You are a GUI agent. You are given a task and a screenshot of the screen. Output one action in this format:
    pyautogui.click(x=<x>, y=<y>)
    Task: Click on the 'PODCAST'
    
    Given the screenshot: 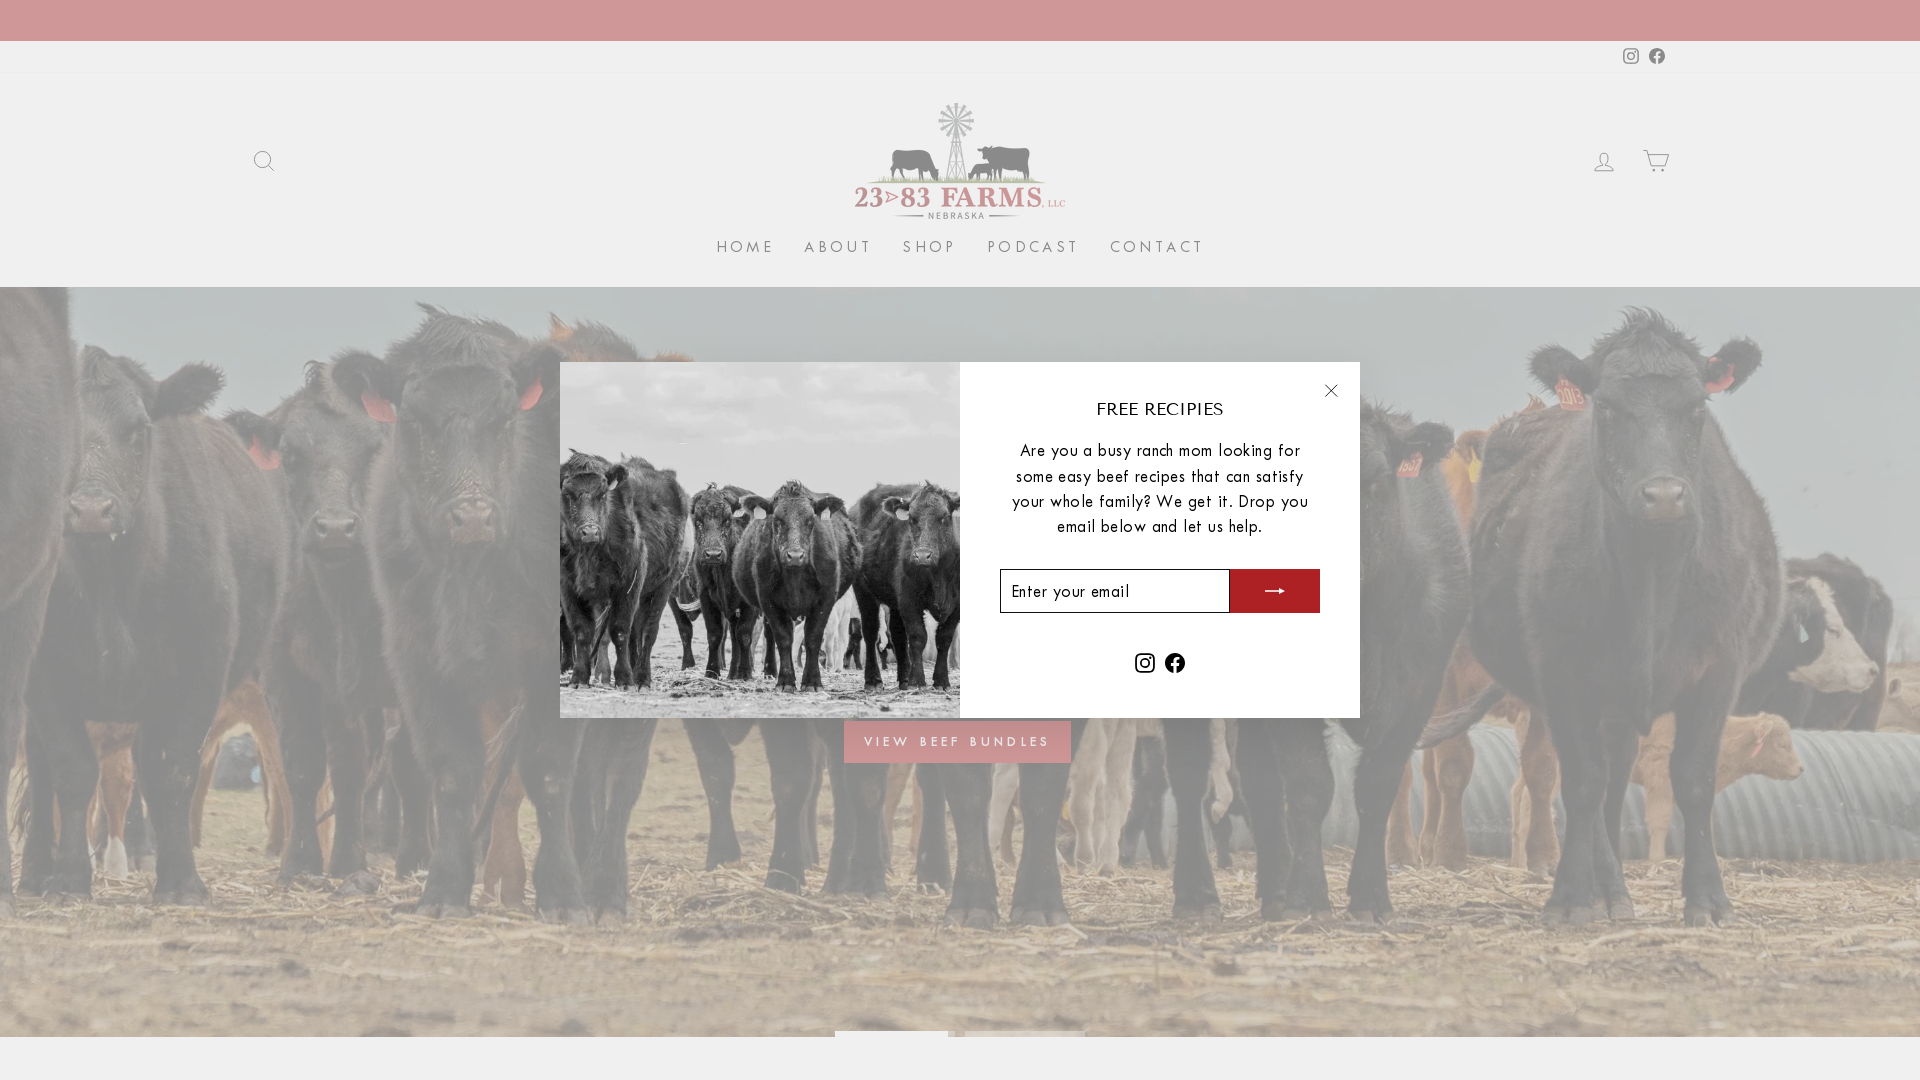 What is the action you would take?
    pyautogui.click(x=1033, y=246)
    